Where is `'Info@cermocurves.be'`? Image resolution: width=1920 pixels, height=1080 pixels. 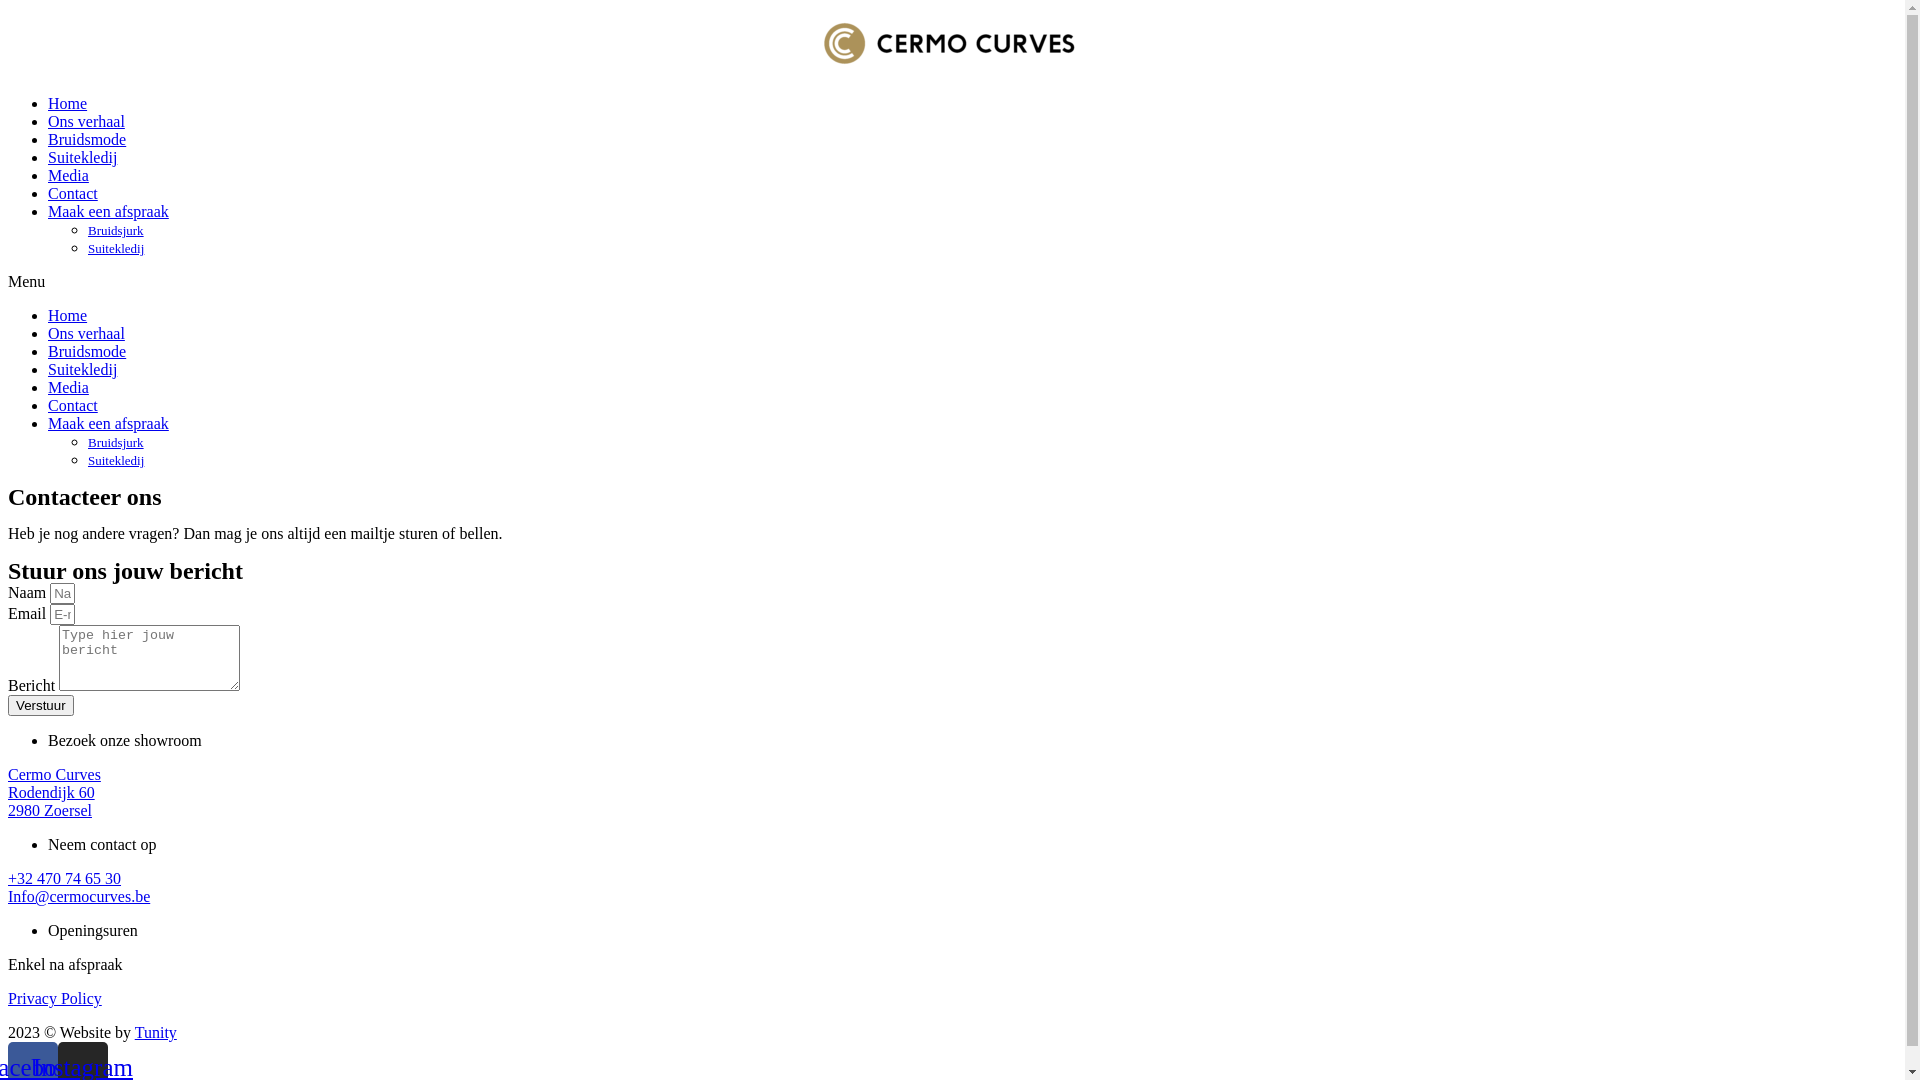 'Info@cermocurves.be' is located at coordinates (78, 895).